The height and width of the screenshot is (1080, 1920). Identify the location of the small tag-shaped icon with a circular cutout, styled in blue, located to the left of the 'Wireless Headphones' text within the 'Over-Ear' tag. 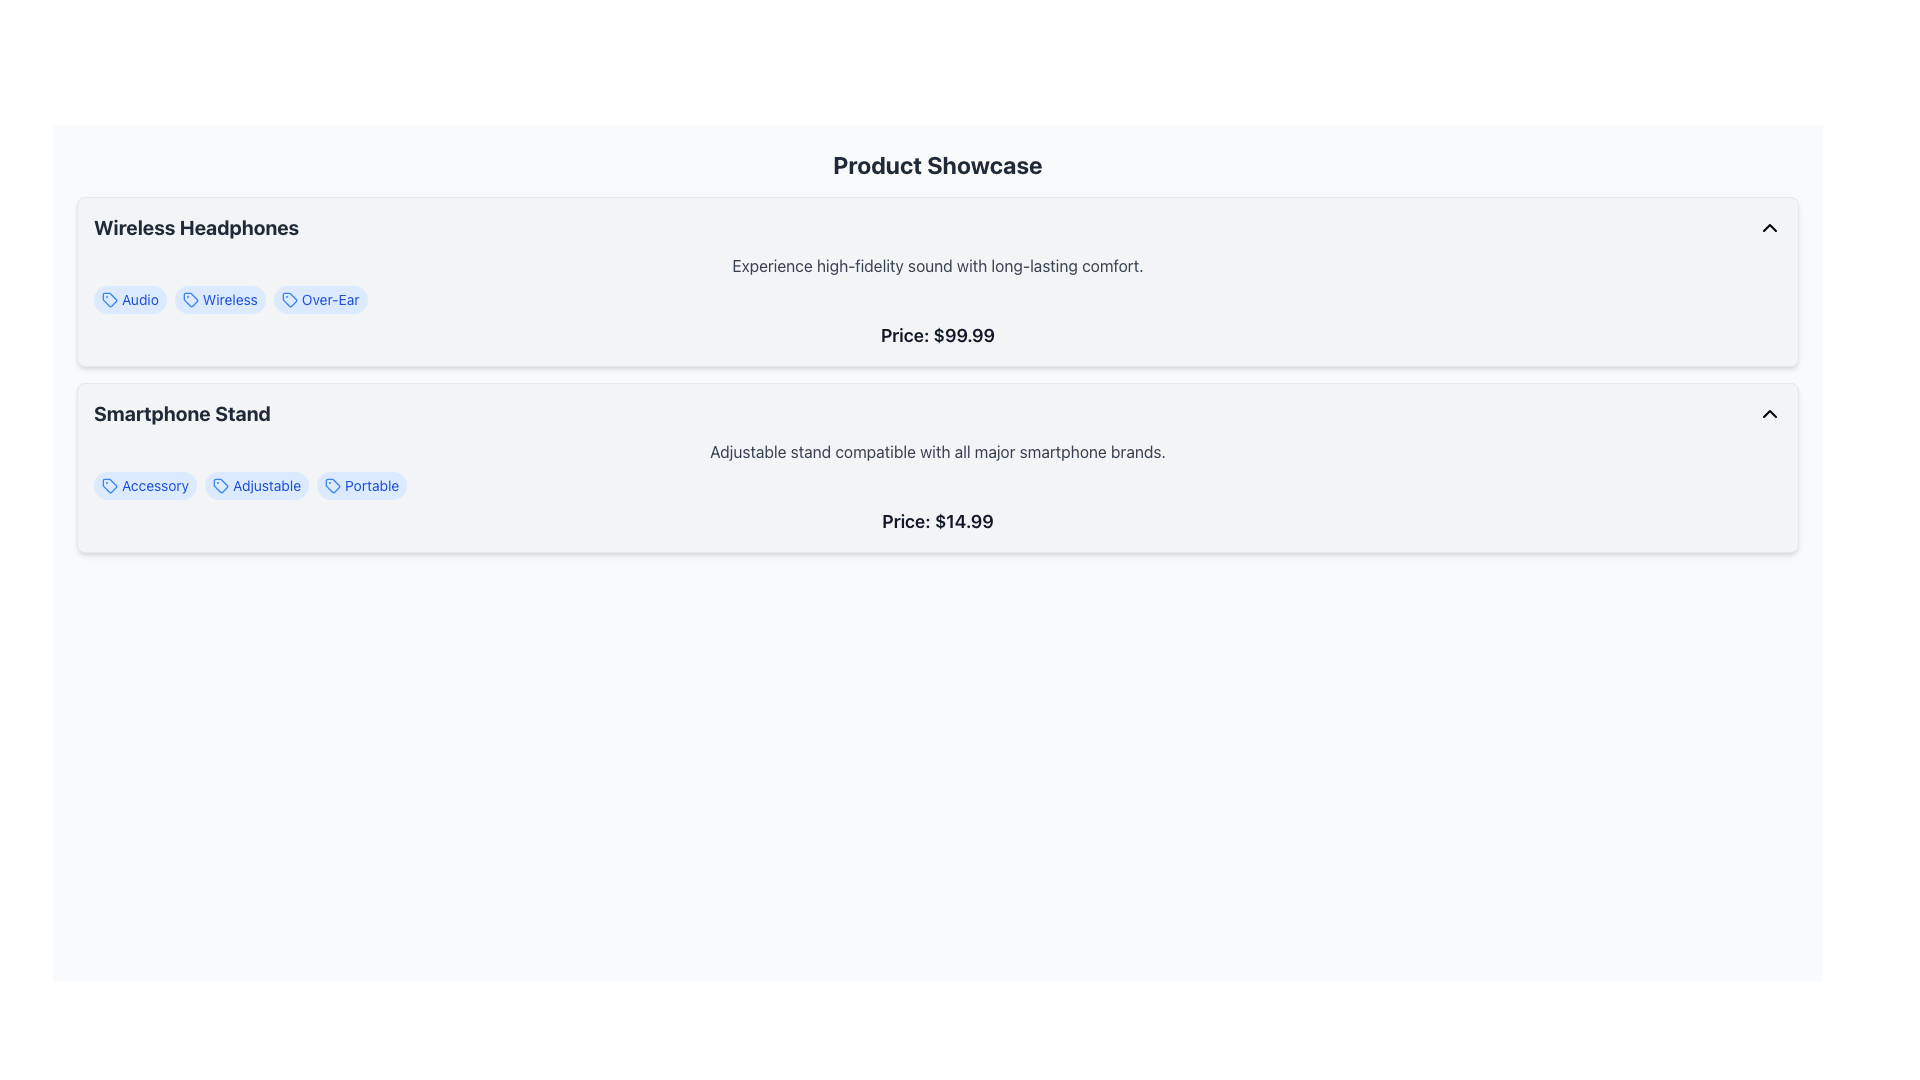
(288, 300).